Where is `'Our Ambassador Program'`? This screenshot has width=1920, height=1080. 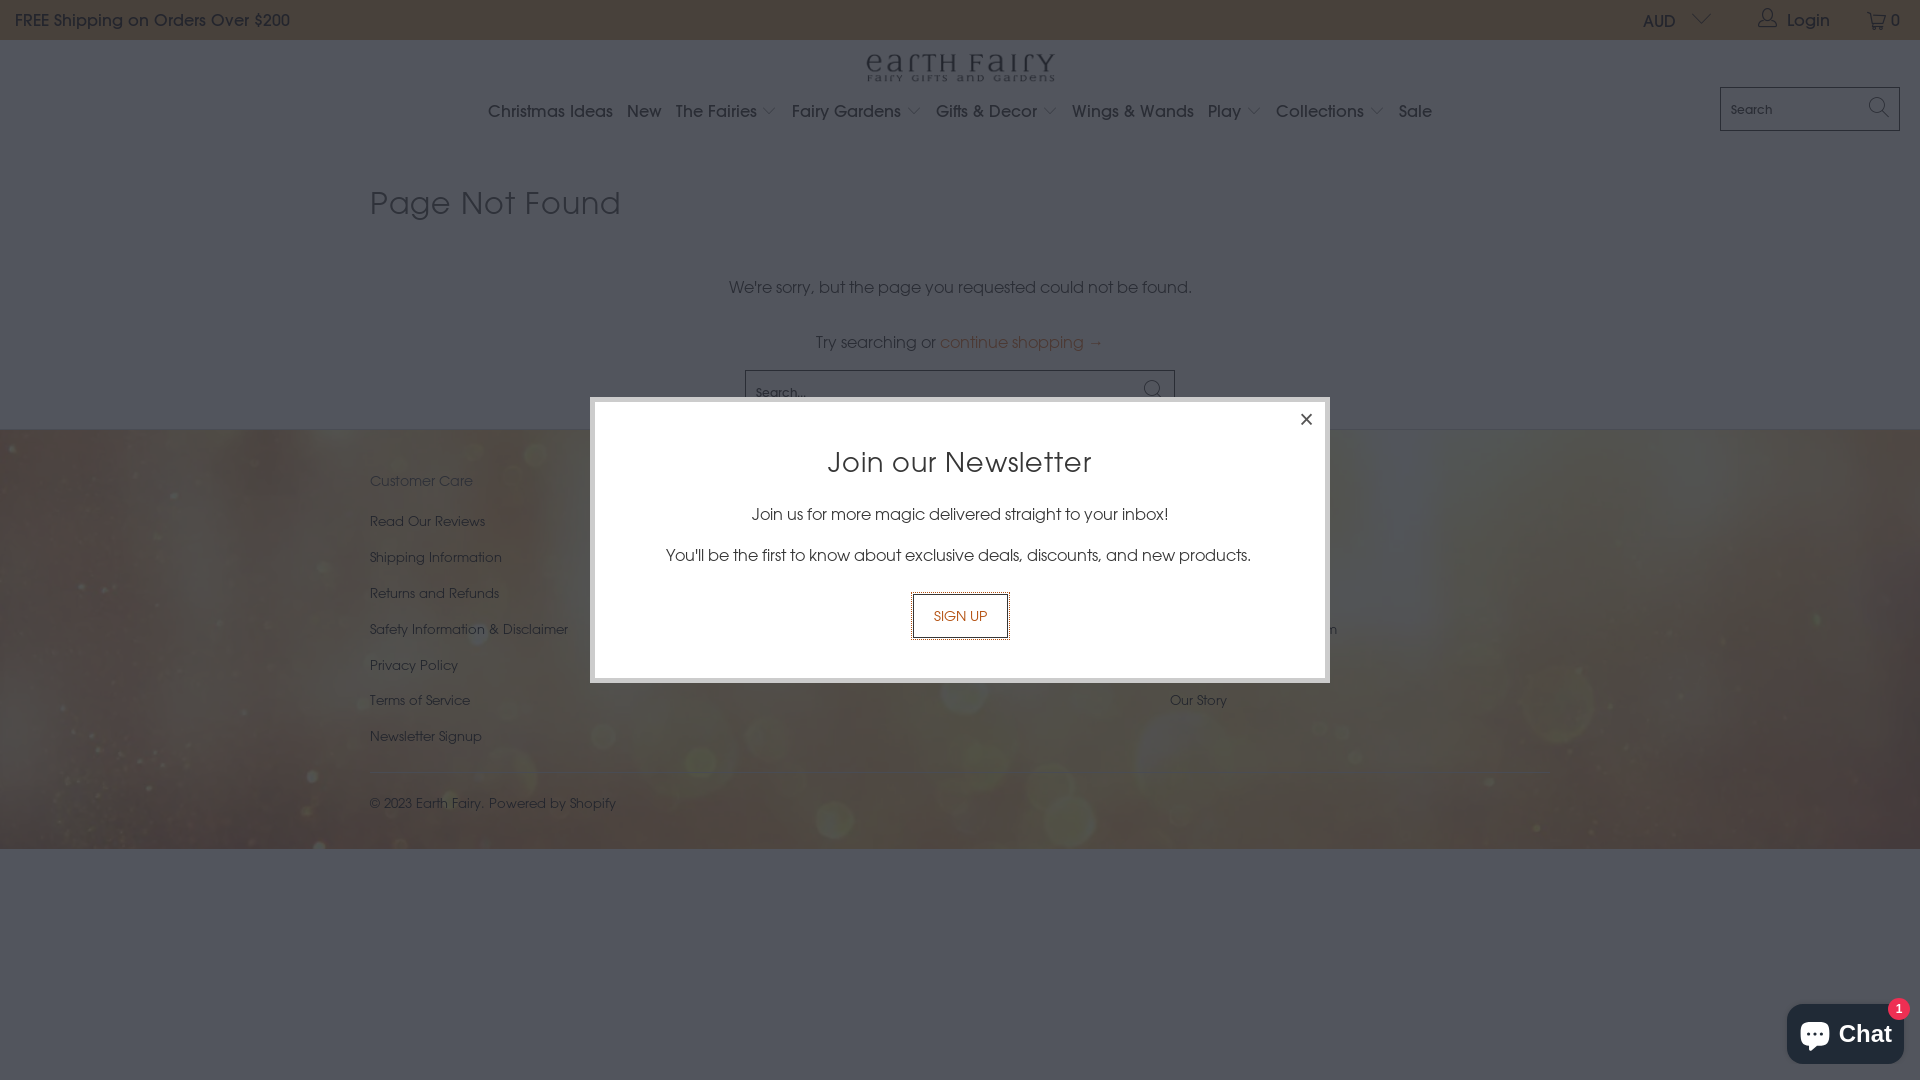 'Our Ambassador Program' is located at coordinates (1252, 627).